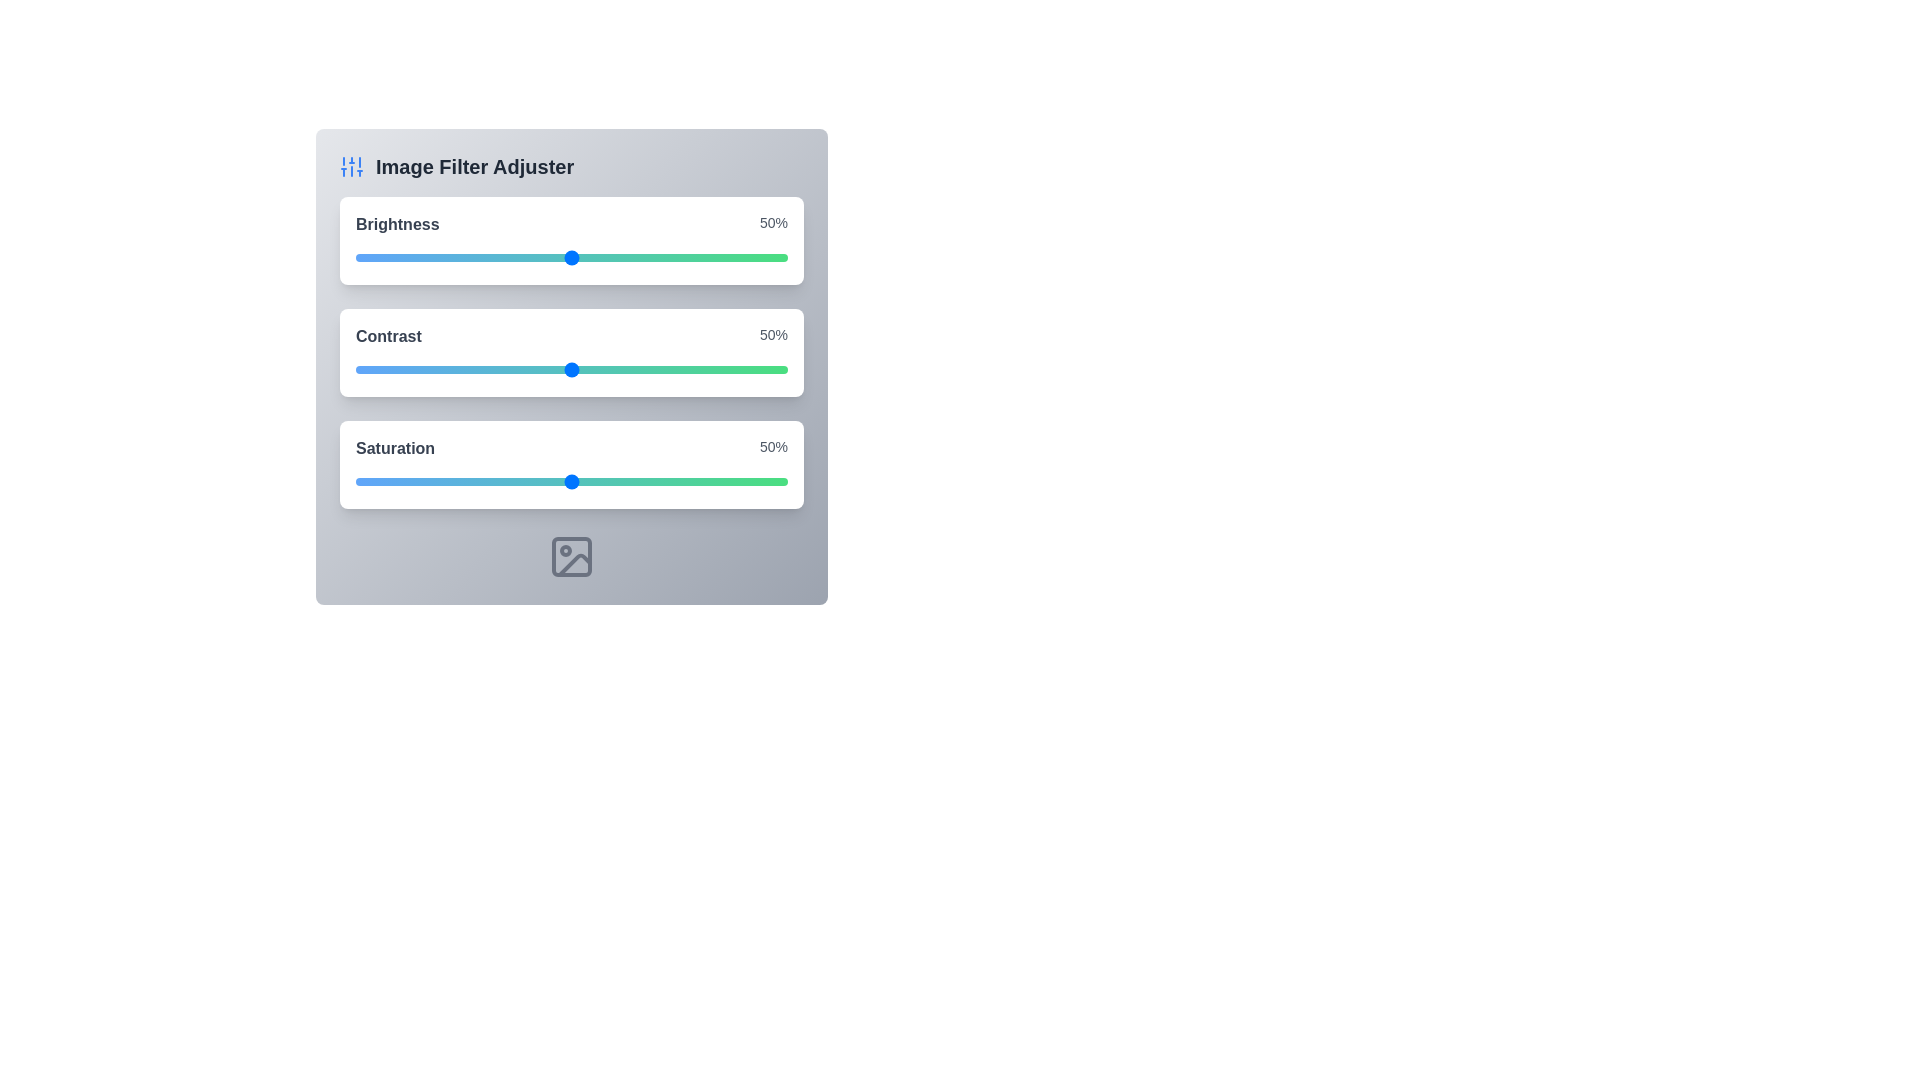 The width and height of the screenshot is (1920, 1080). I want to click on the contrast slider to 20%, so click(441, 370).